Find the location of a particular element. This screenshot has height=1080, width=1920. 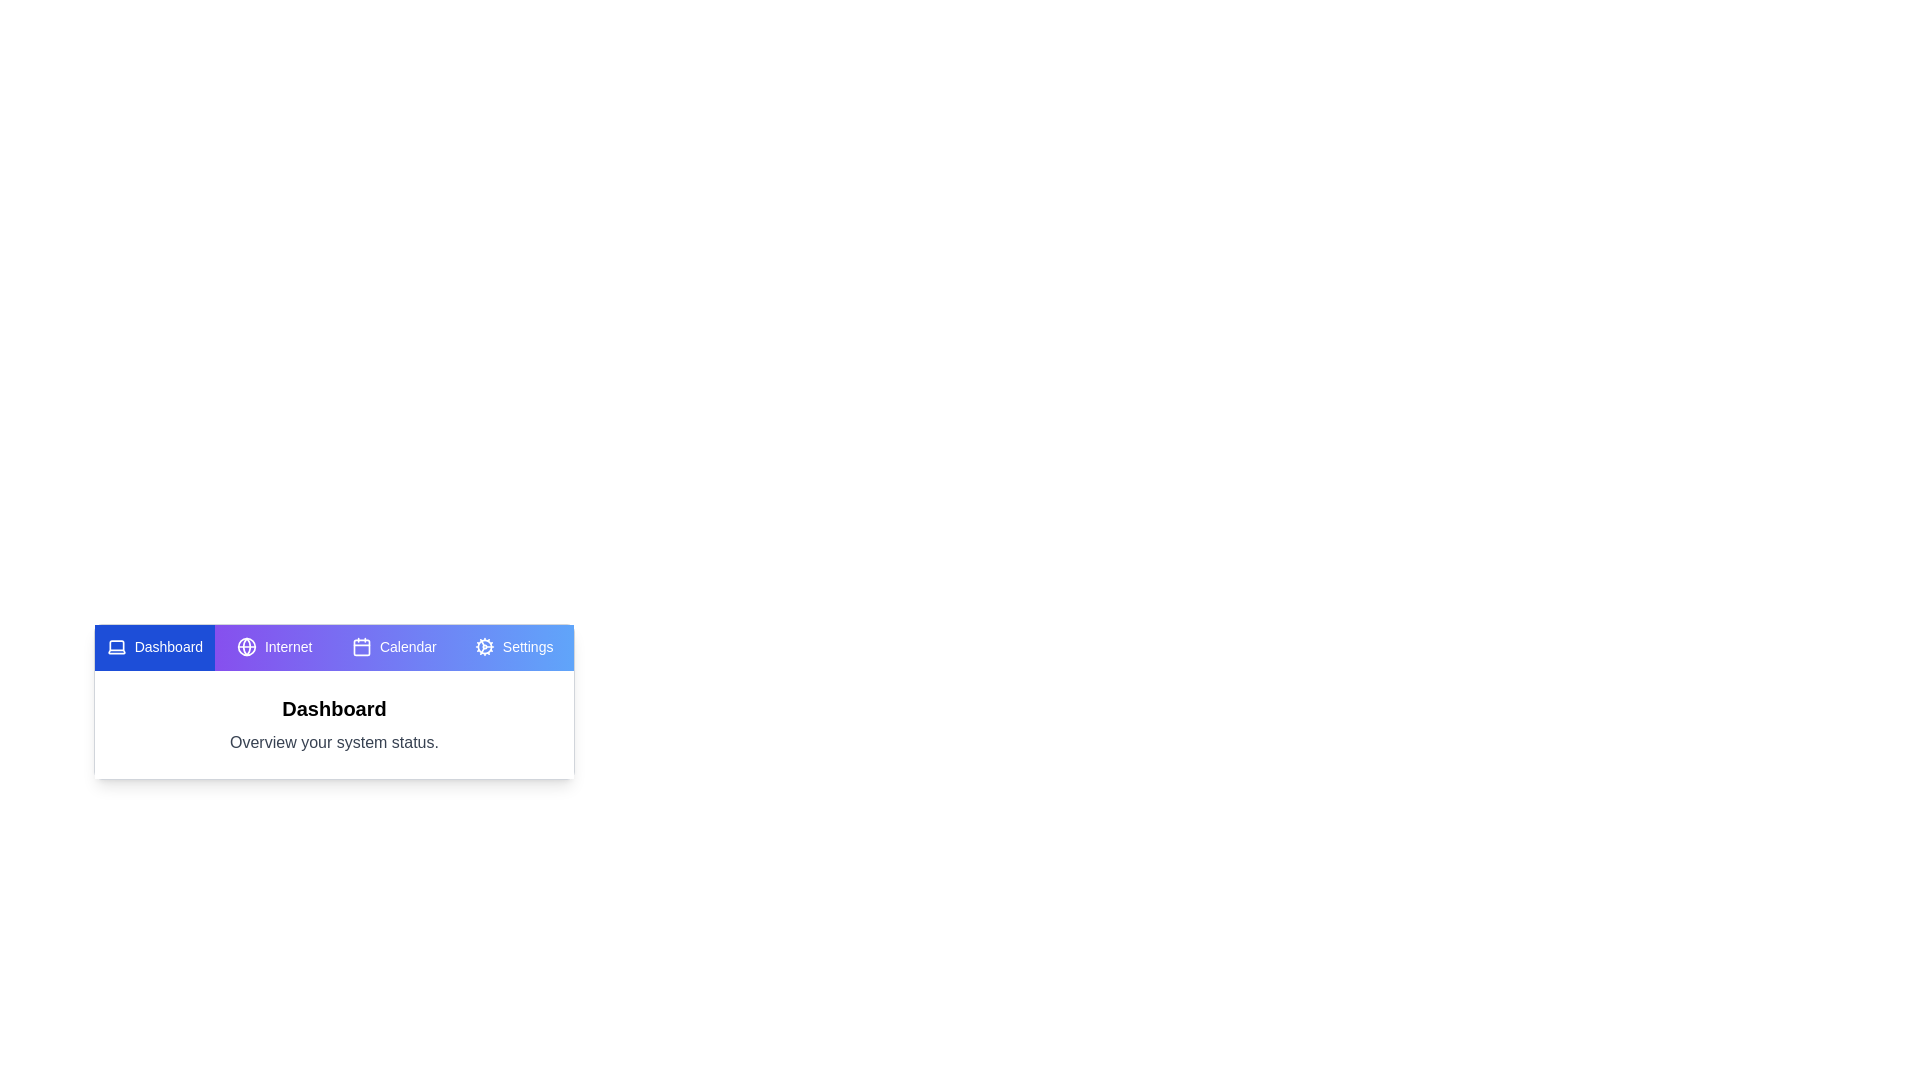

the tab labeled Internet to view its content is located at coordinates (273, 648).